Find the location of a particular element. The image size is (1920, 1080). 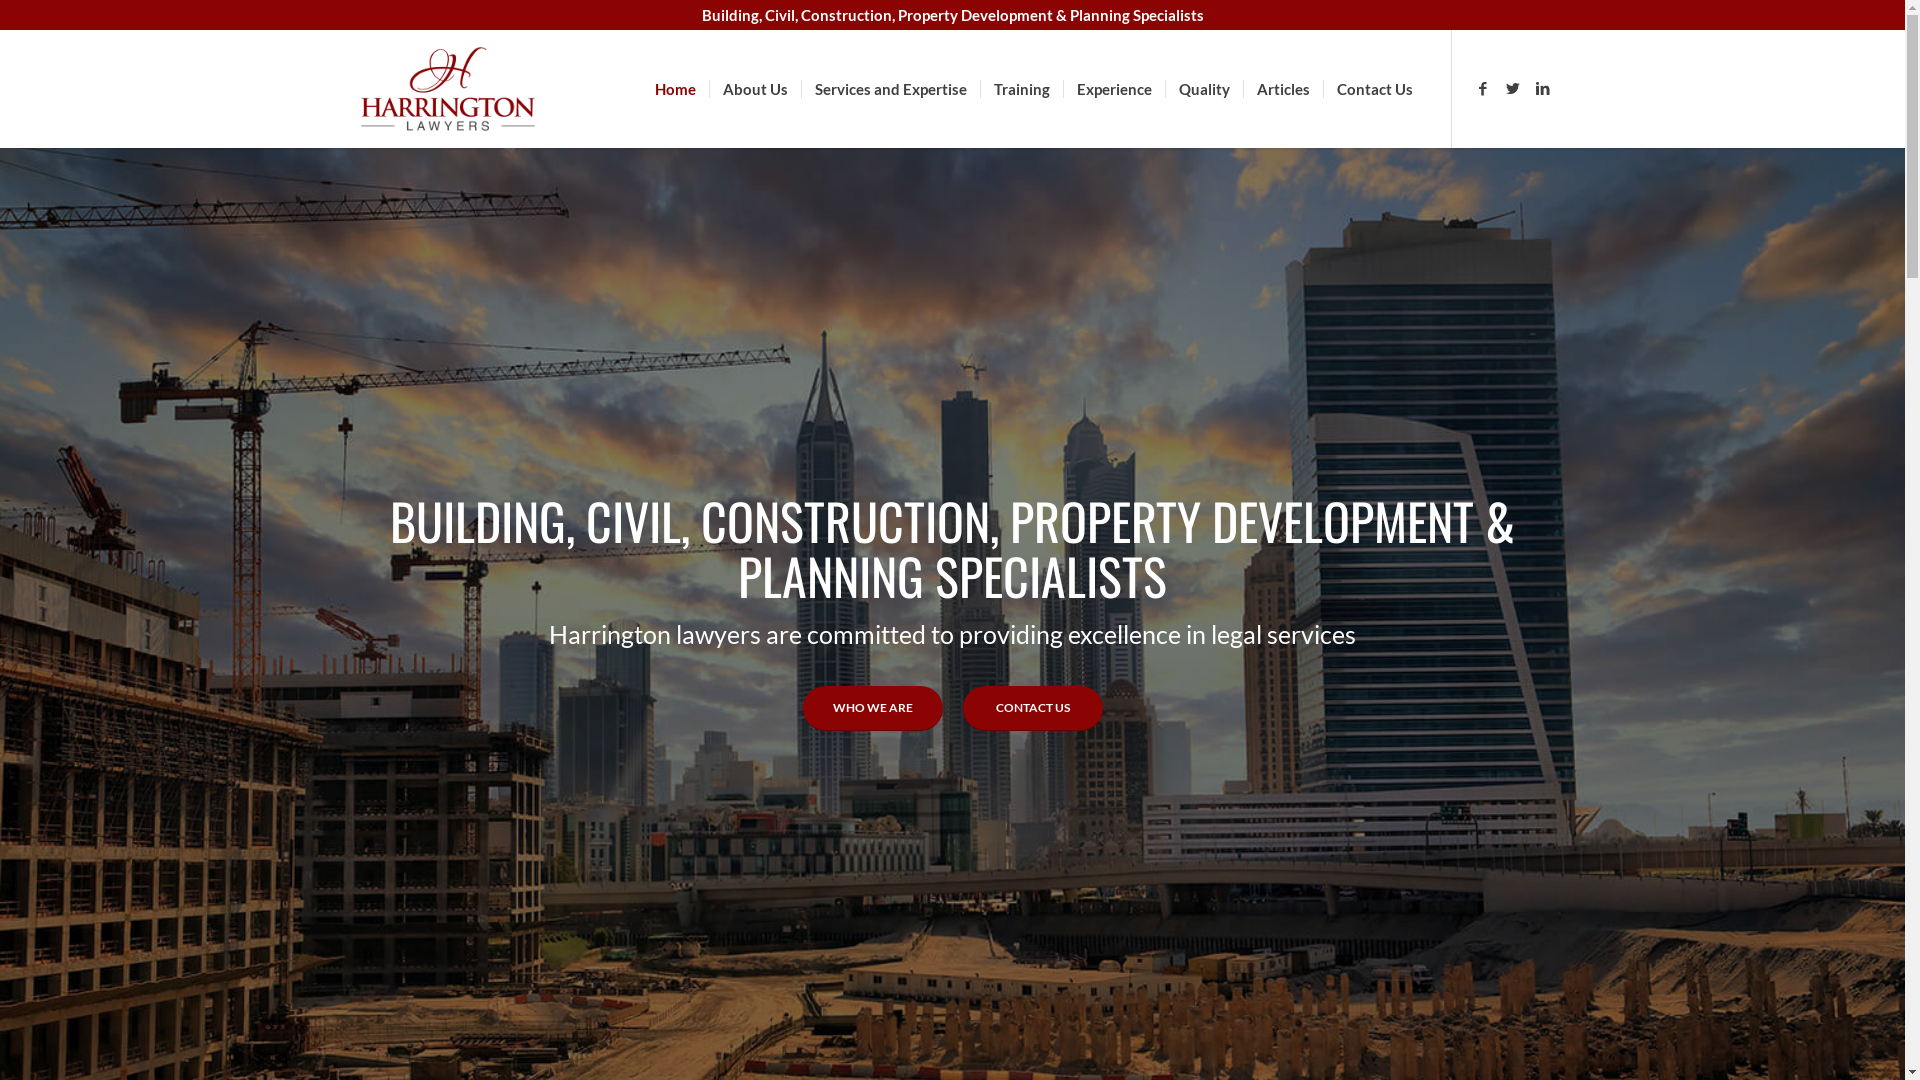

'Articles' is located at coordinates (1241, 87).